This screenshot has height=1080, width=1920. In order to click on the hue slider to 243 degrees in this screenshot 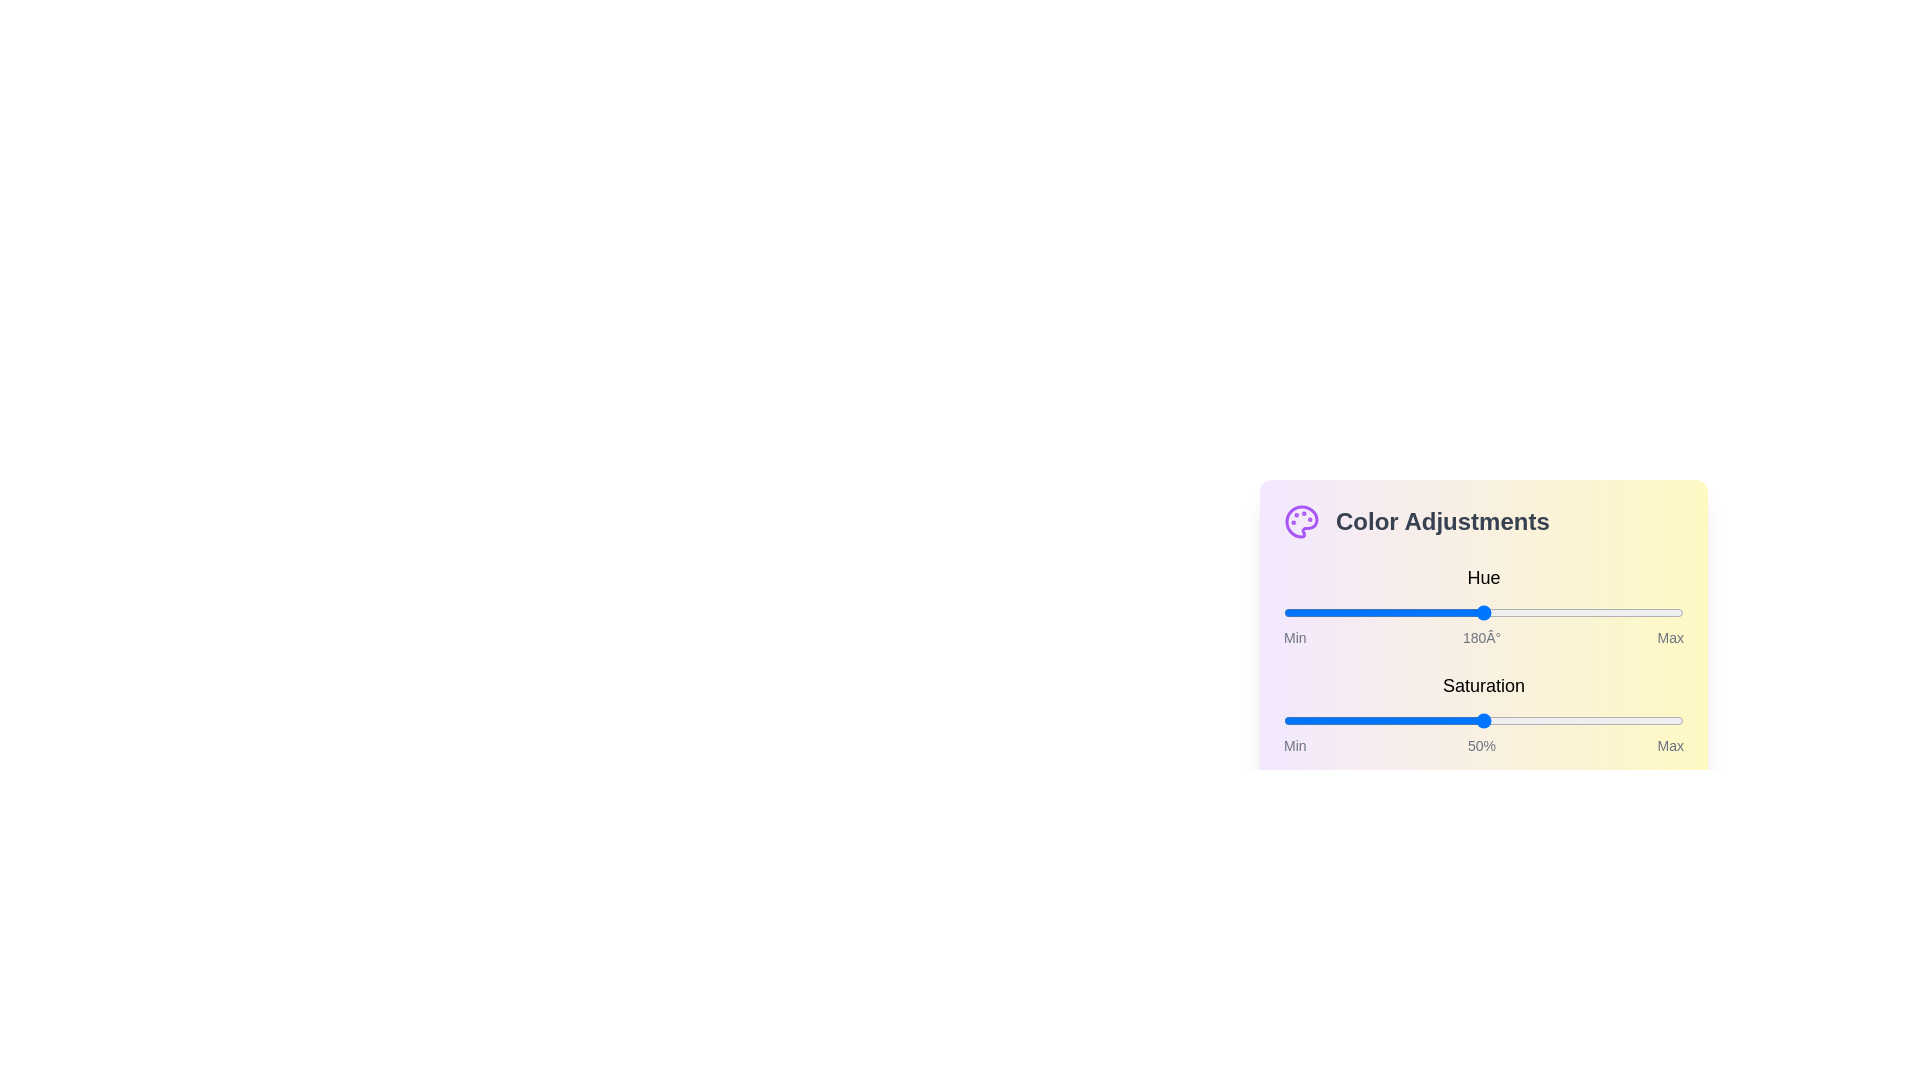, I will do `click(1553, 612)`.